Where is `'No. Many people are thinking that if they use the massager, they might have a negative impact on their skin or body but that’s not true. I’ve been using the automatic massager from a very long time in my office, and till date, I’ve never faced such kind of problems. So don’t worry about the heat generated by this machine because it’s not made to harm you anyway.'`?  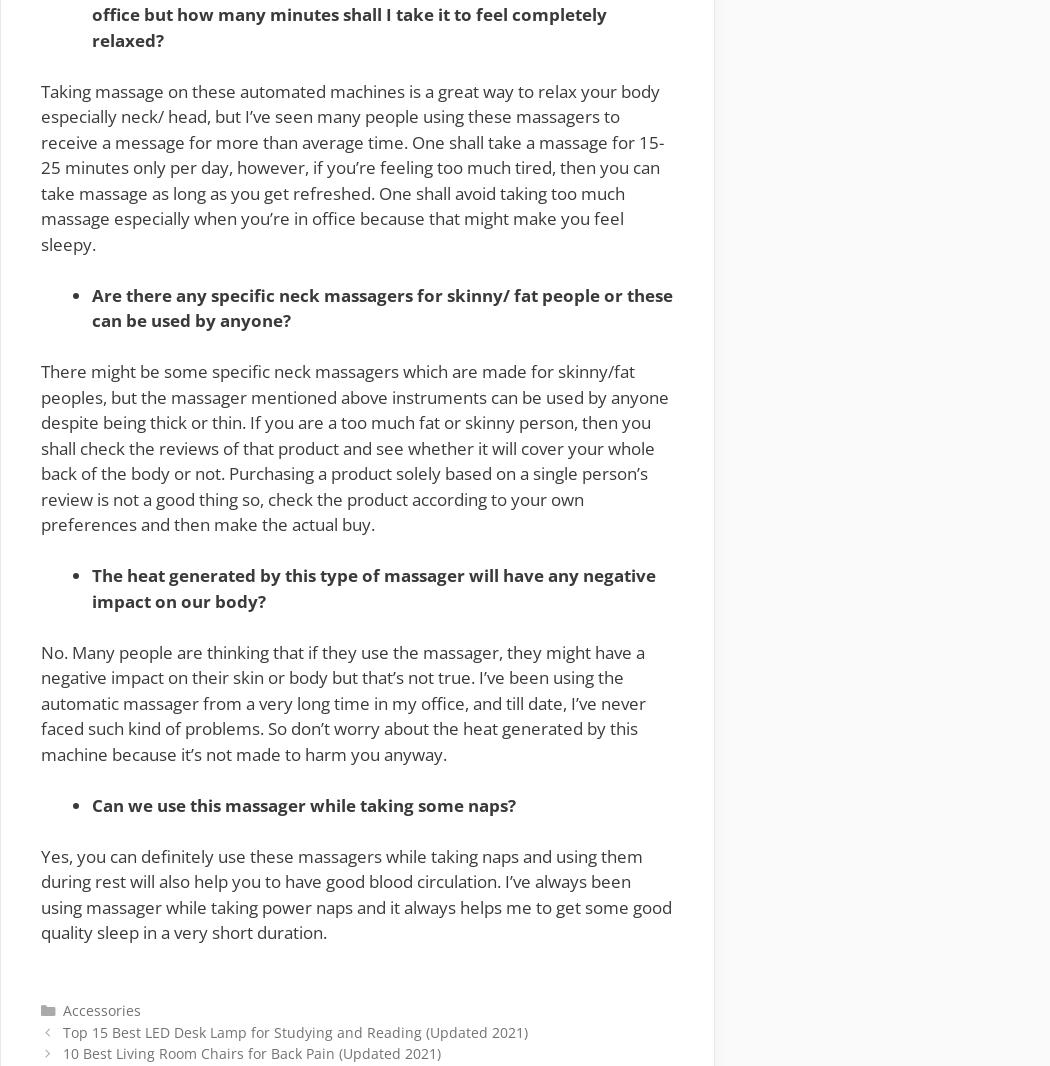 'No. Many people are thinking that if they use the massager, they might have a negative impact on their skin or body but that’s not true. I’ve been using the automatic massager from a very long time in my office, and till date, I’ve never faced such kind of problems. So don’t worry about the heat generated by this machine because it’s not made to harm you anyway.' is located at coordinates (342, 701).